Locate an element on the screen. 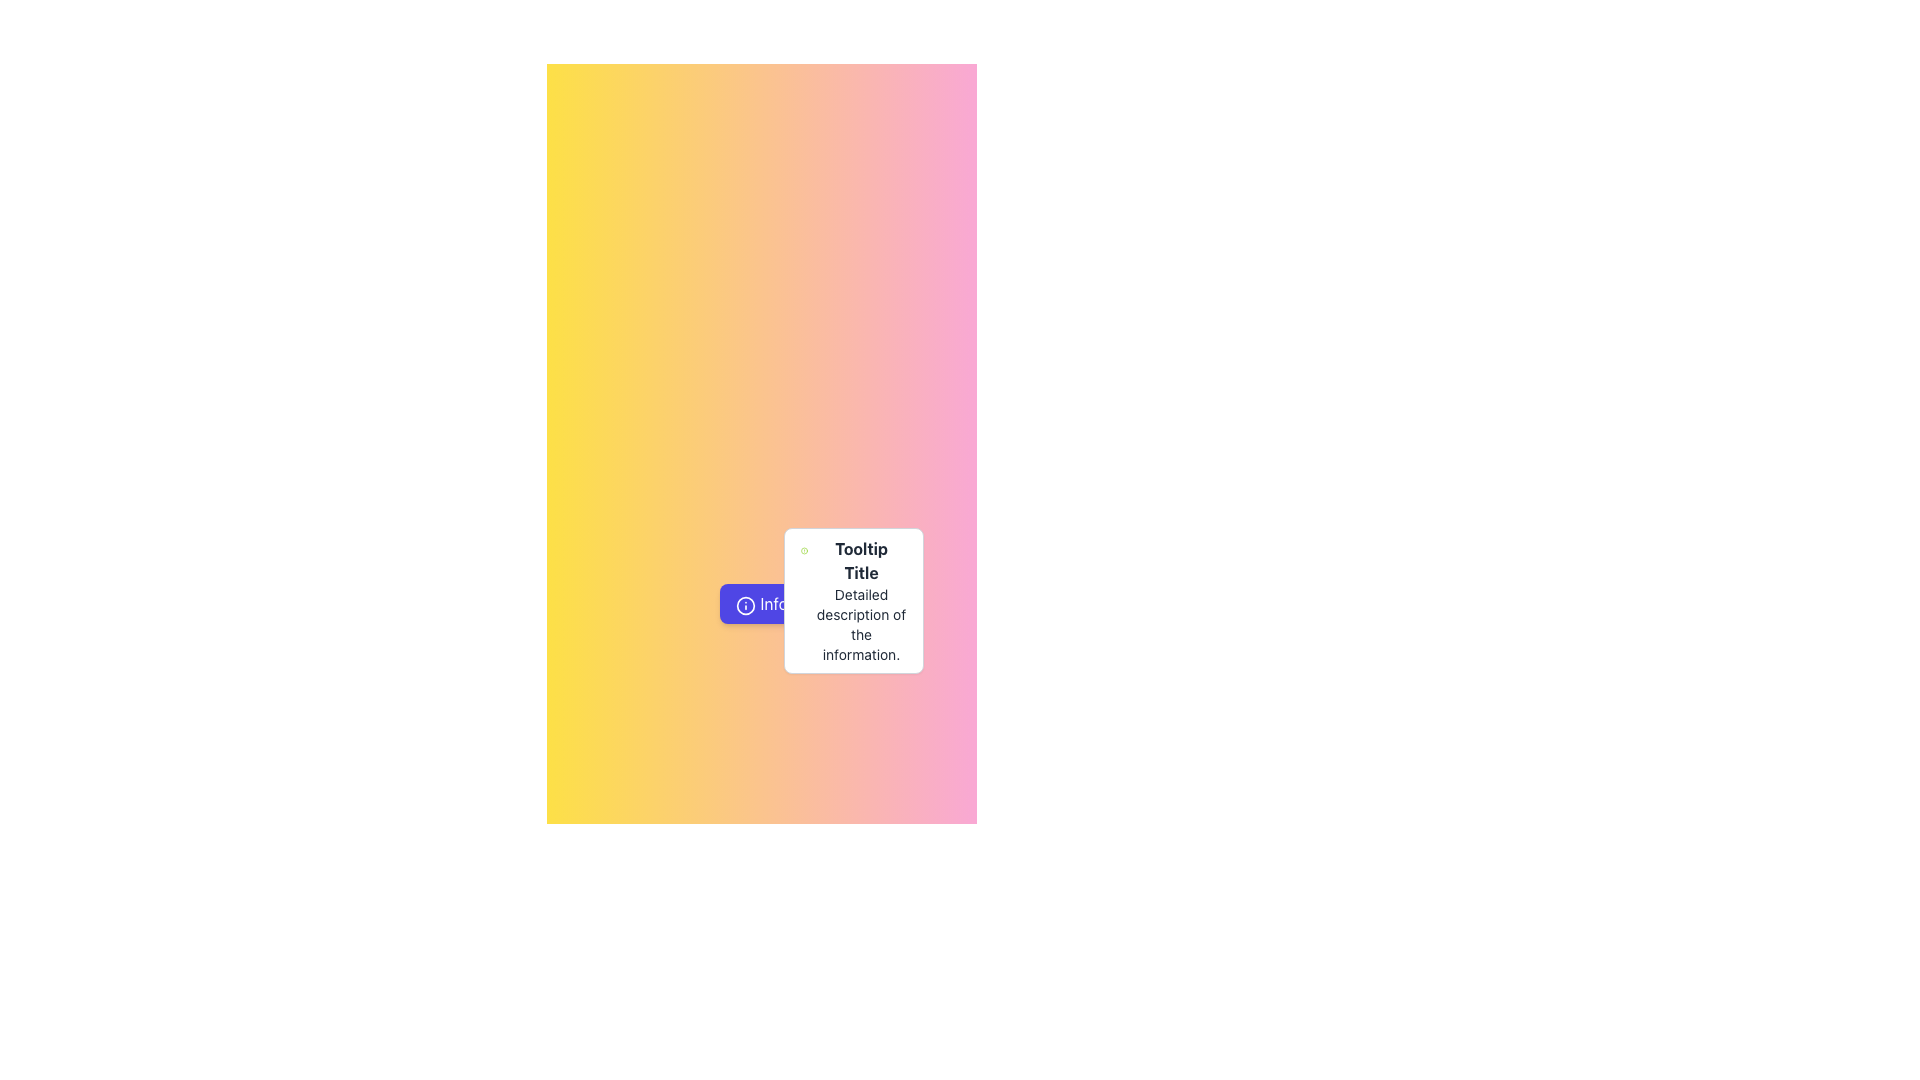 The image size is (1920, 1080). the static text located directly below the title 'Tooltip Title', which provides detailed information about the topic is located at coordinates (861, 623).